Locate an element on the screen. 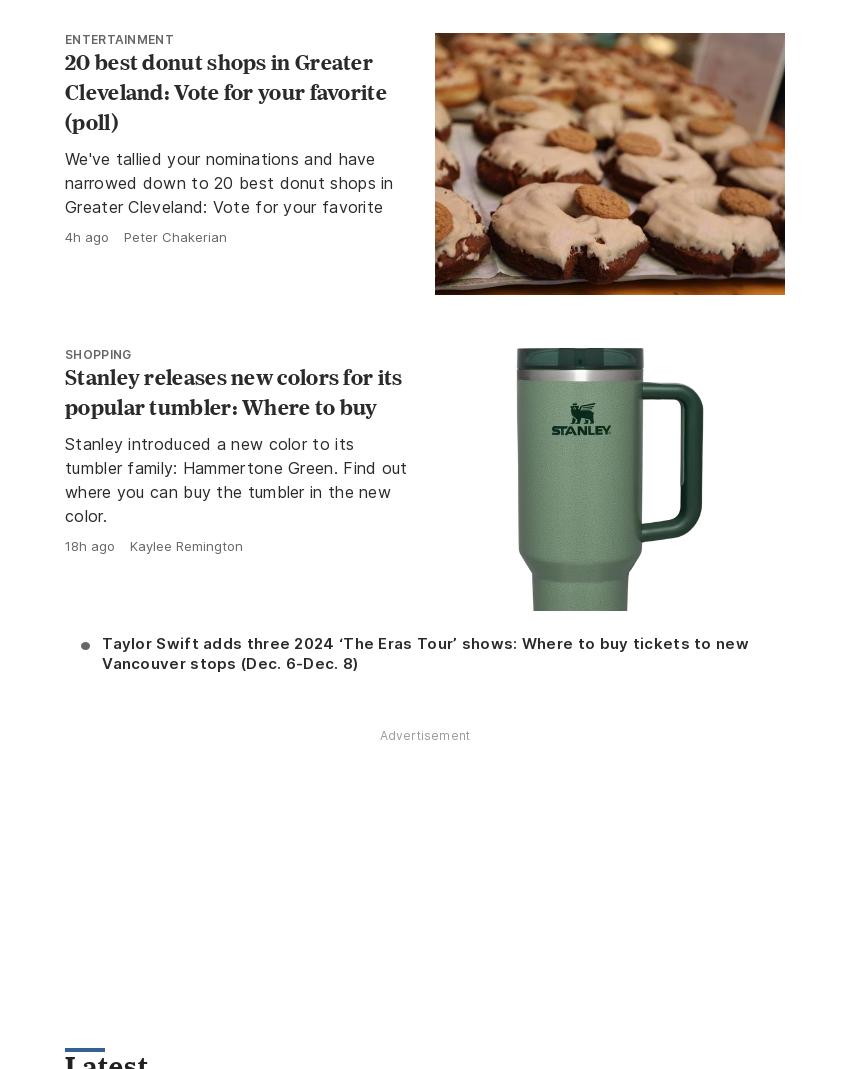 The height and width of the screenshot is (1069, 850). '20 best donut shops in Greater Cleveland: Vote for your favorite (poll)' is located at coordinates (225, 89).